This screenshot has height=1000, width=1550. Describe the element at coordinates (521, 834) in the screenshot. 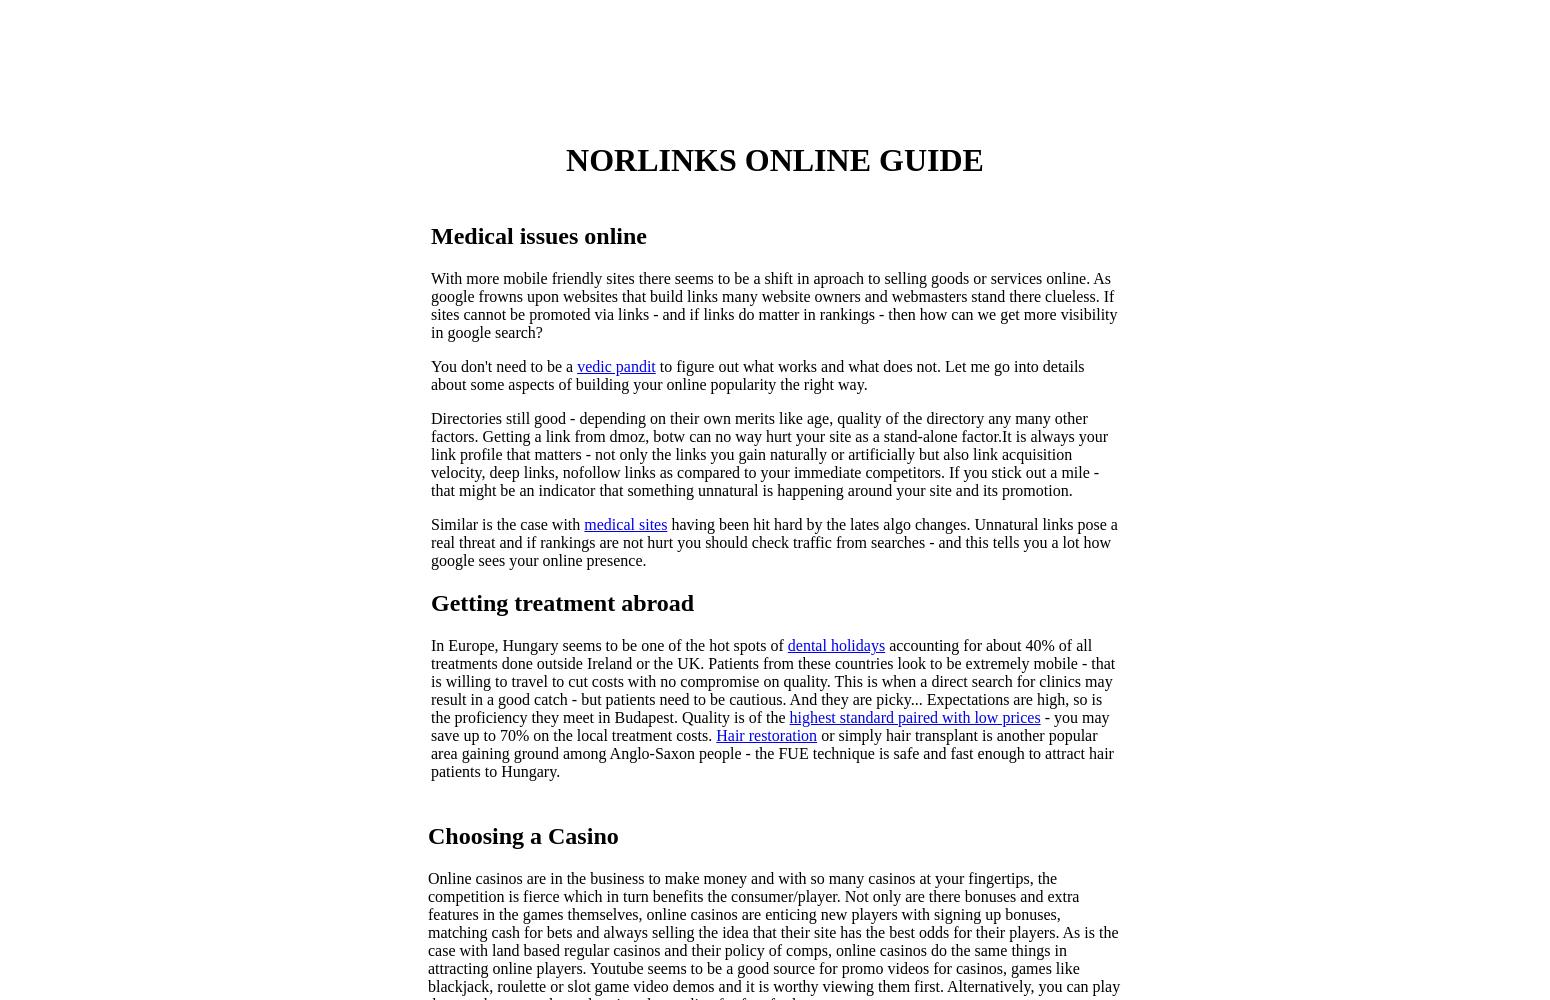

I see `'Choosing a Casino'` at that location.